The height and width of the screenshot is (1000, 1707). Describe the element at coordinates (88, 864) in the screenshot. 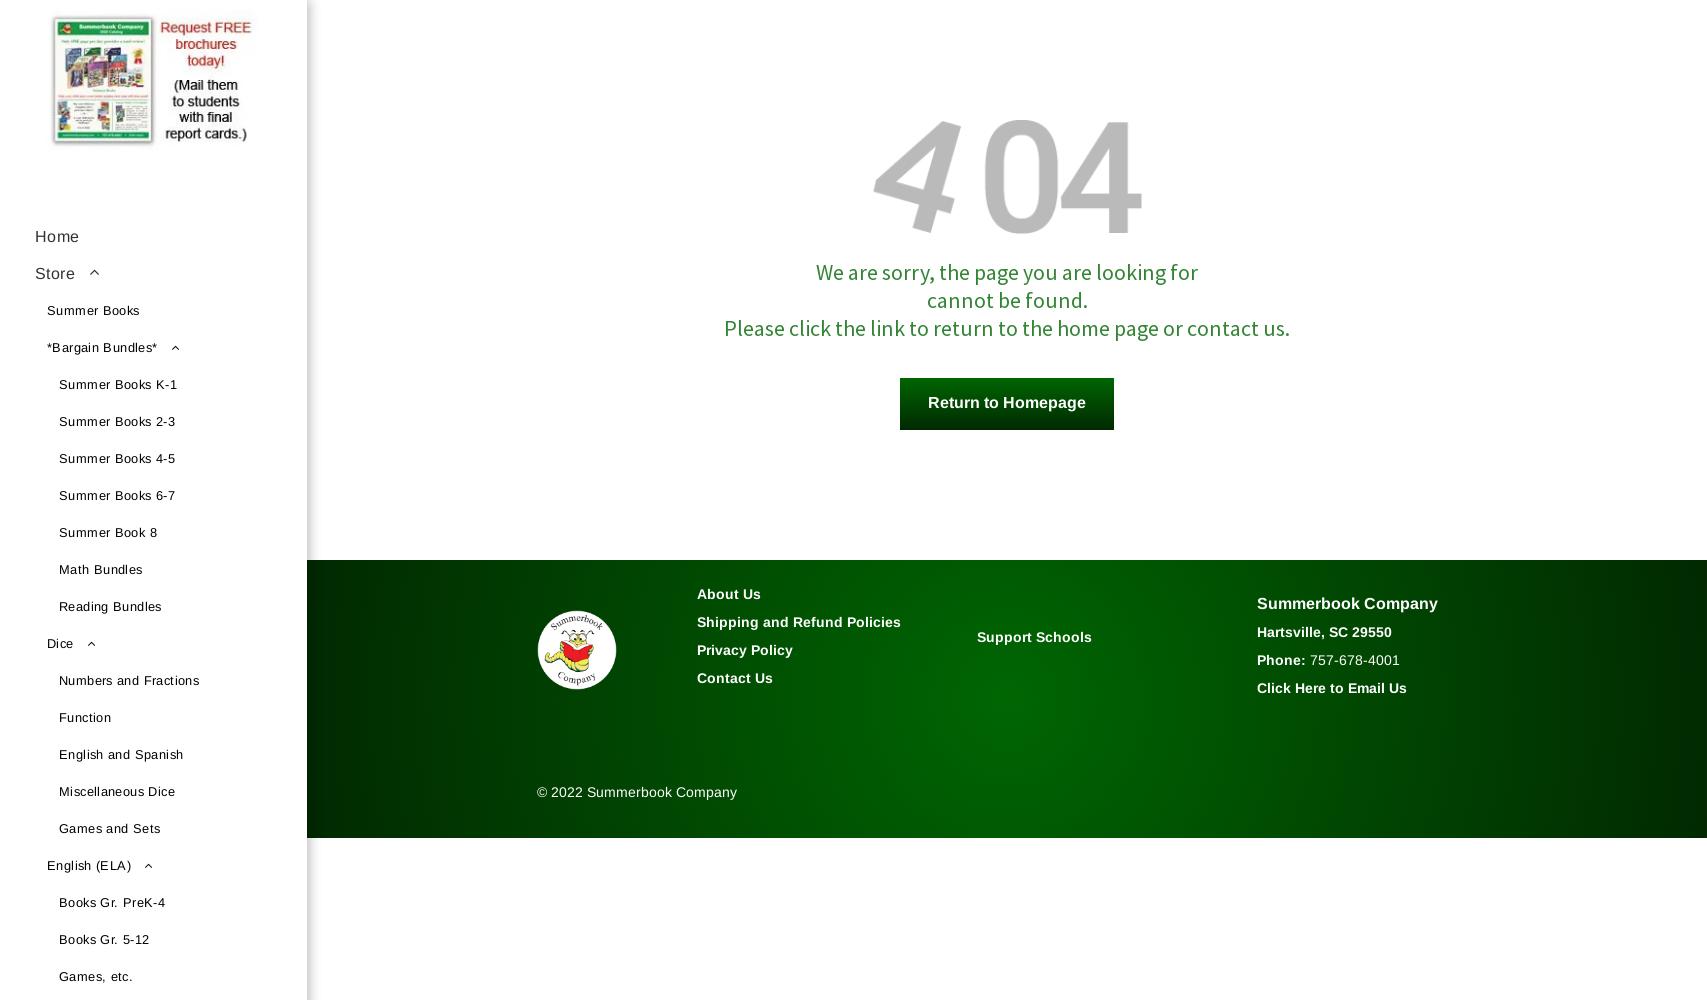

I see `'English (ELA)'` at that location.